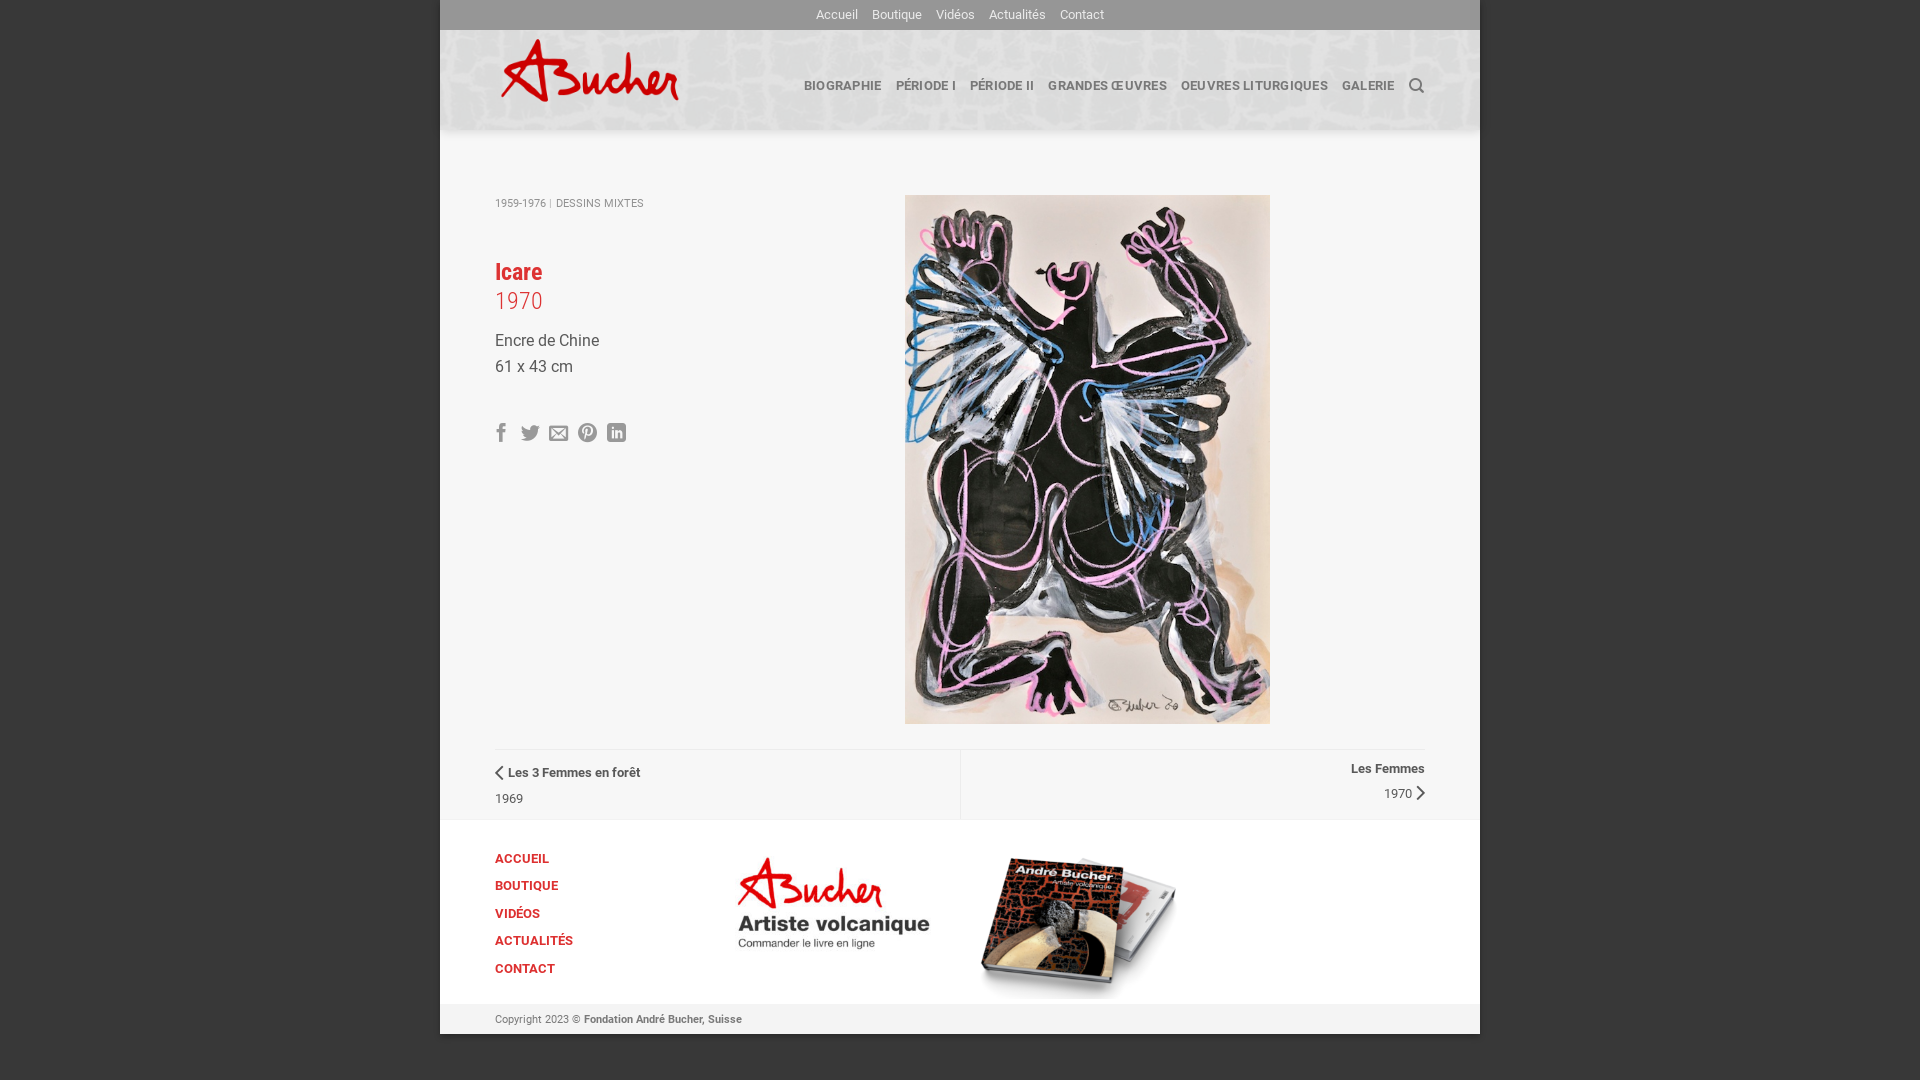  I want to click on 'Les Femmes, so click(1386, 779).